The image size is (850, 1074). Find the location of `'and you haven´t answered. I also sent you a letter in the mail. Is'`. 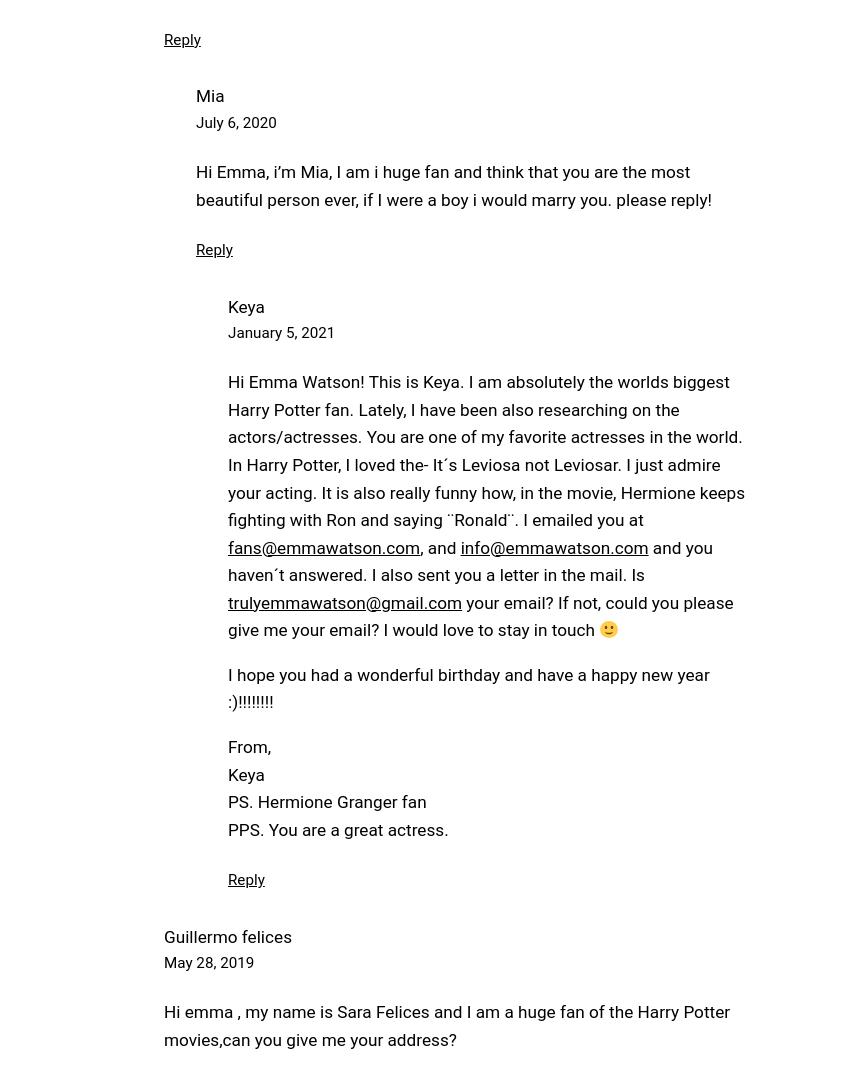

'and you haven´t answered. I also sent you a letter in the mail. Is' is located at coordinates (227, 559).